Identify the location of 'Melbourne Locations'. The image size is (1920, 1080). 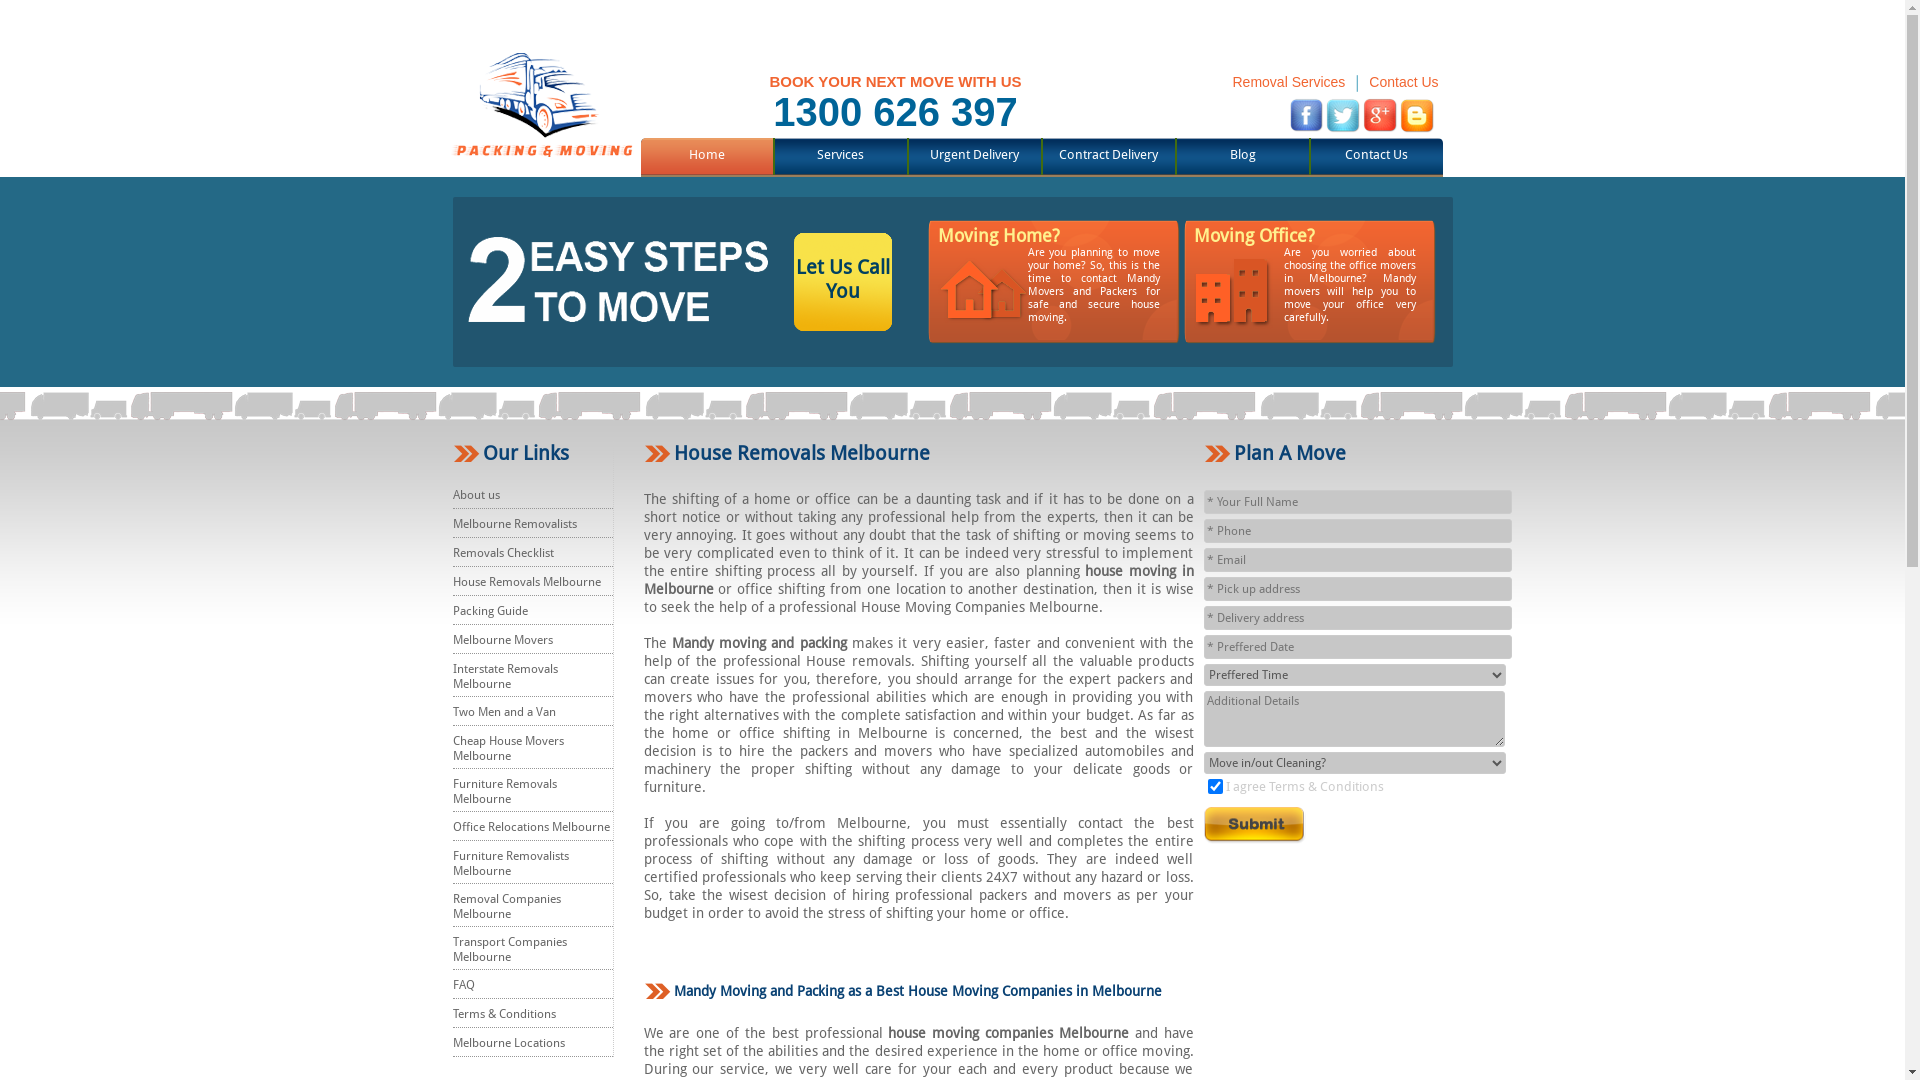
(508, 1041).